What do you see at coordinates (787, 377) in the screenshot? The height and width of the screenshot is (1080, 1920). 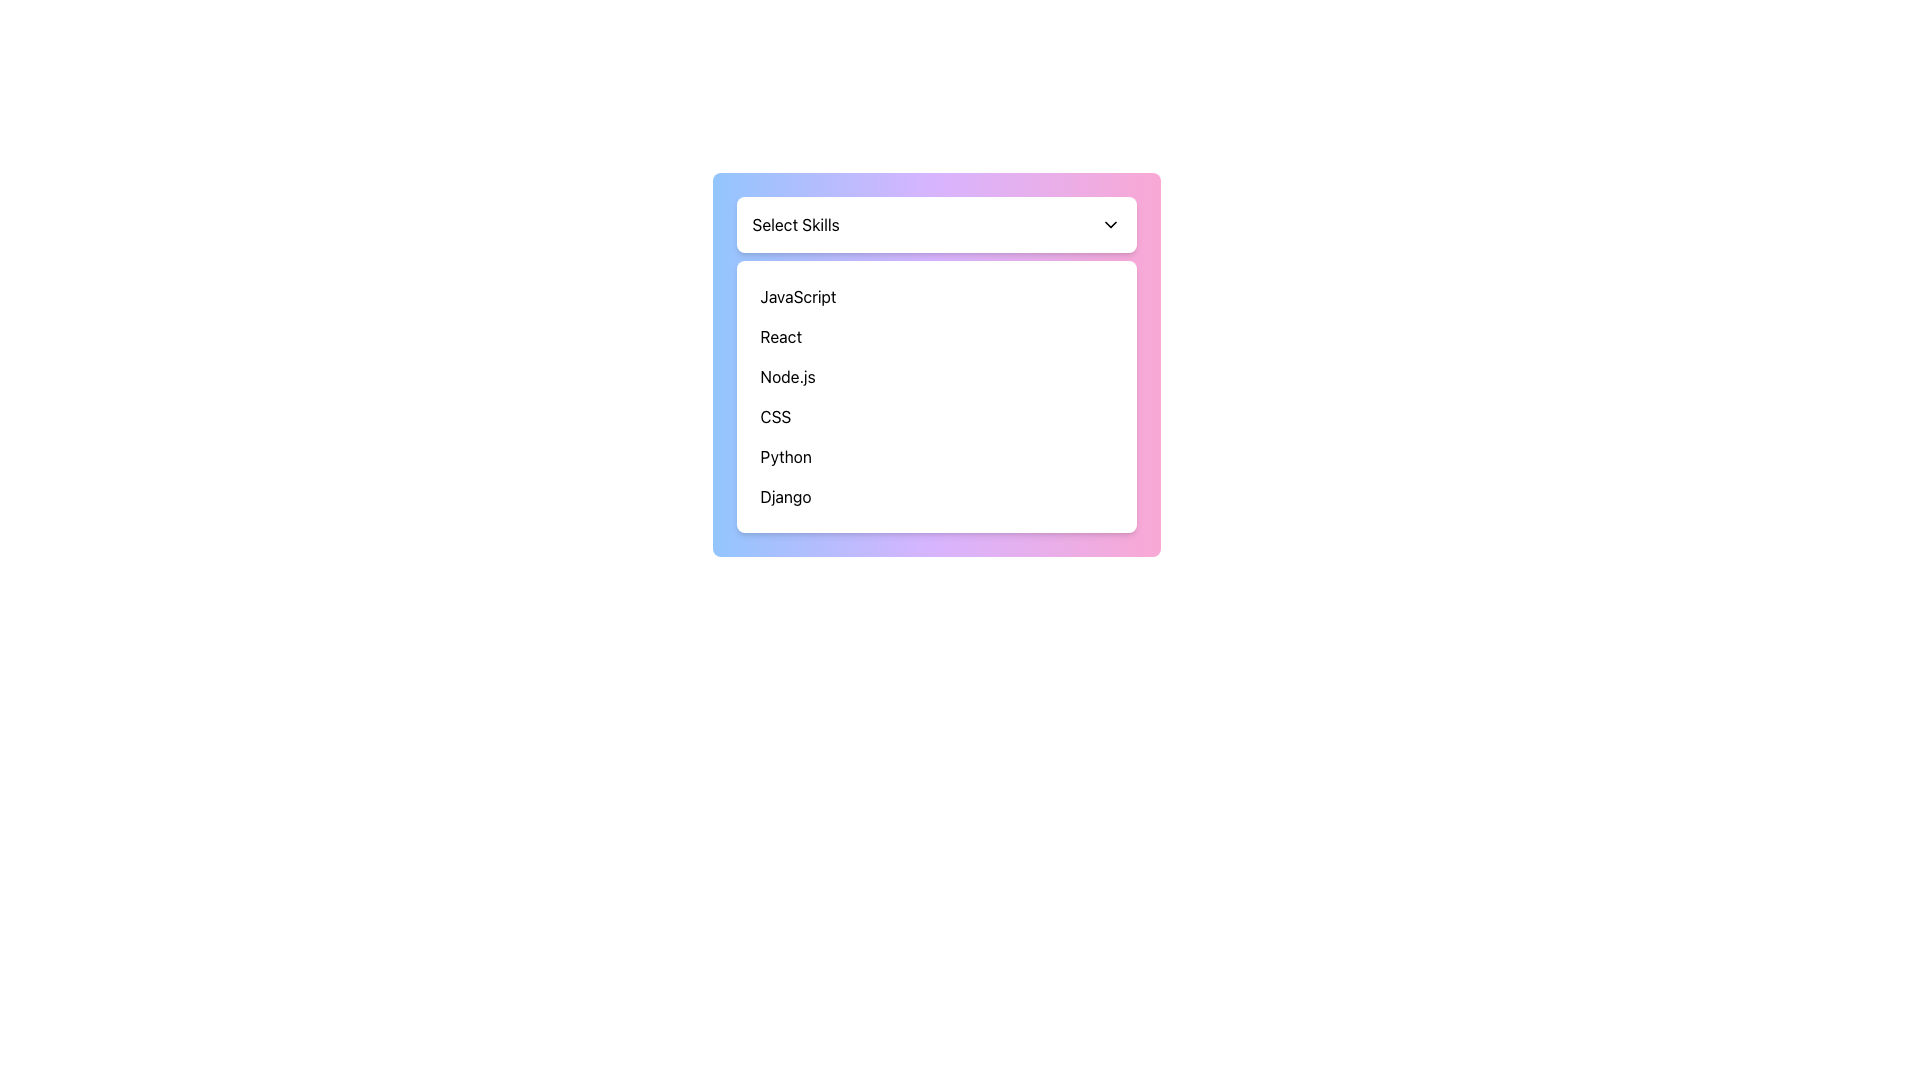 I see `the 'Node.js' text element, which is the third option in the dropdown menu` at bounding box center [787, 377].